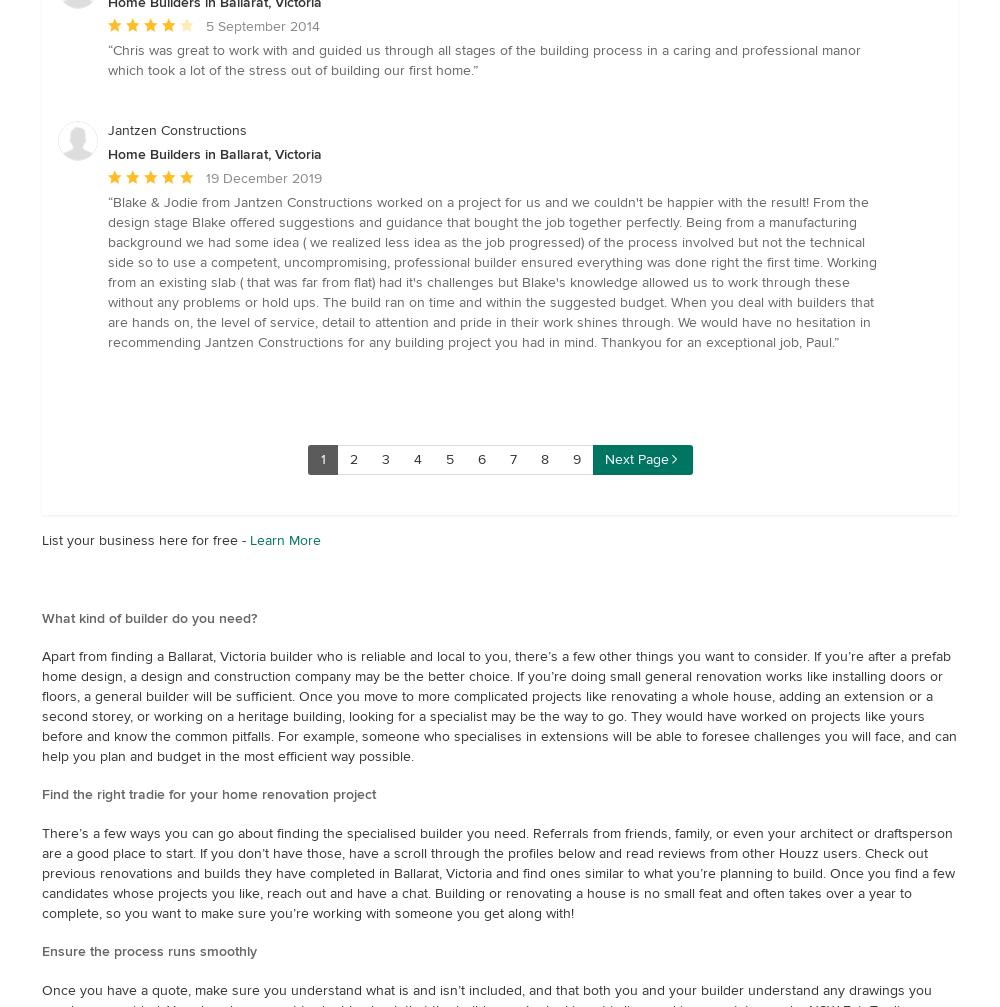  Describe the element at coordinates (491, 271) in the screenshot. I see `'Blake & Jodie from Jantzen Constructions worked on a project for us and we couldn't be happier with the result!

From the design stage Blake offered suggestions and guidance that bought the job together perfectly. 
Being from a manufacturing background we had some idea ( we realized less idea as the job progressed) of the process involved but not the technical side so to use a competent, uncompromising, professional builder ensured everything was done right the first time. 

Working from an existing slab ( that was far from flat) had it's challenges but Blake's knowledge allowed us to work through these without any problems or hold ups.
The build ran on time and within the suggested budget. 

When you deal with builders that are hands on, the level of service, detail to attention and pride in their work shines through.
We would have no hesitation in recommending Jantzen Constructions for any building project you had in mind. 

Thankyou for an exceptional job,
Paul.'` at that location.